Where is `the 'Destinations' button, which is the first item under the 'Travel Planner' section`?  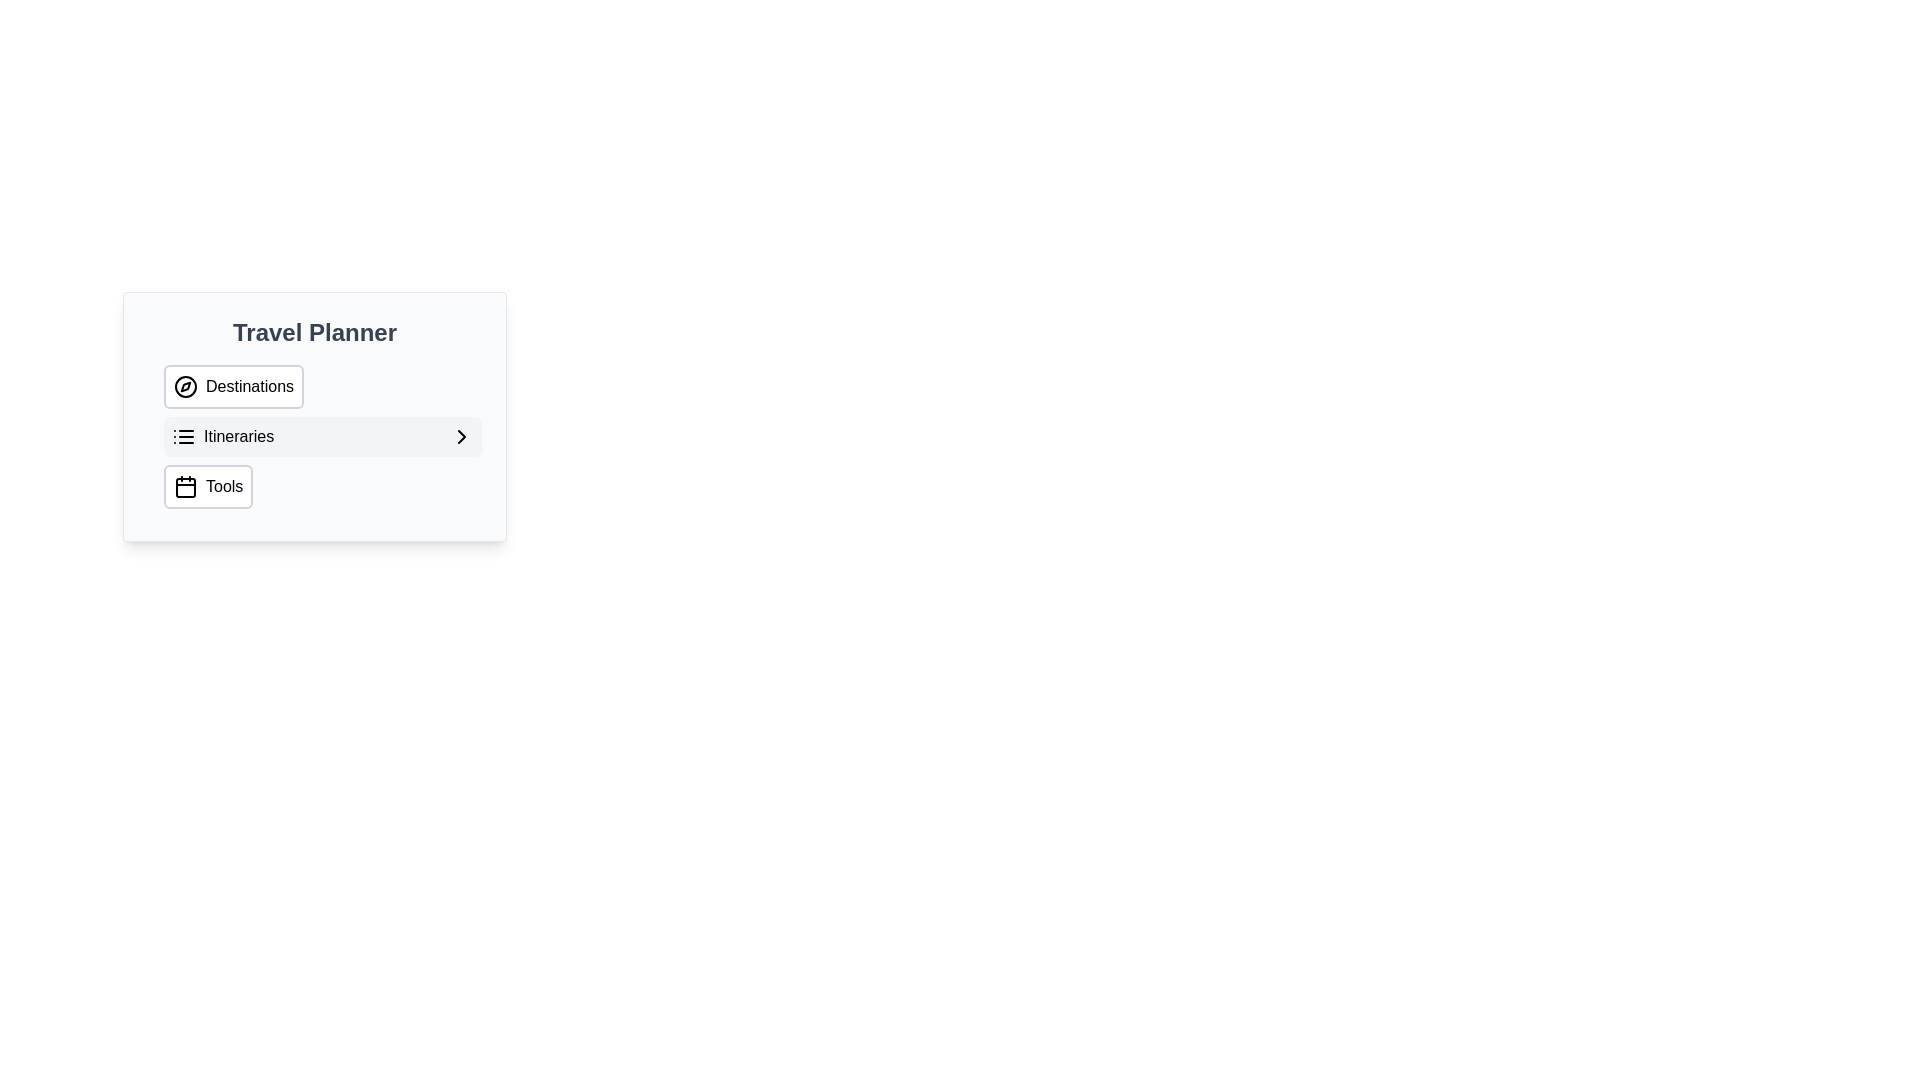
the 'Destinations' button, which is the first item under the 'Travel Planner' section is located at coordinates (322, 386).